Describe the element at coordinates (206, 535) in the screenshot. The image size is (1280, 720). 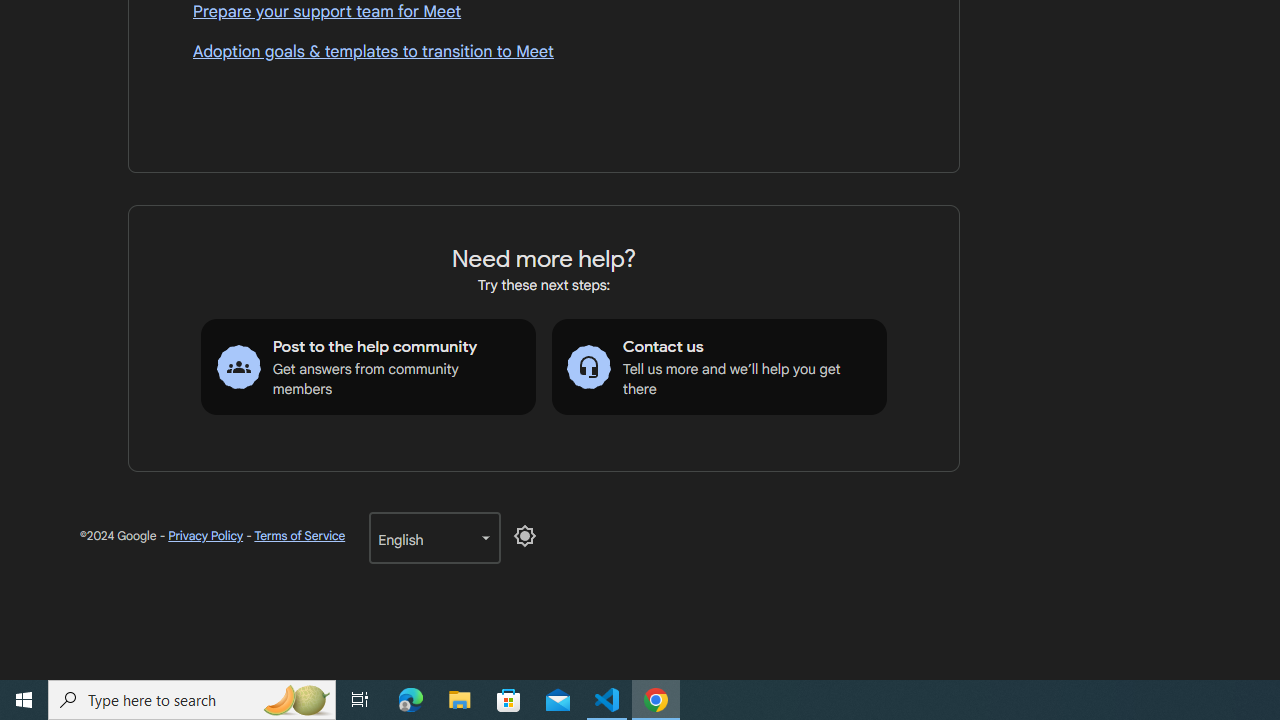
I see `'Privacy Policy'` at that location.